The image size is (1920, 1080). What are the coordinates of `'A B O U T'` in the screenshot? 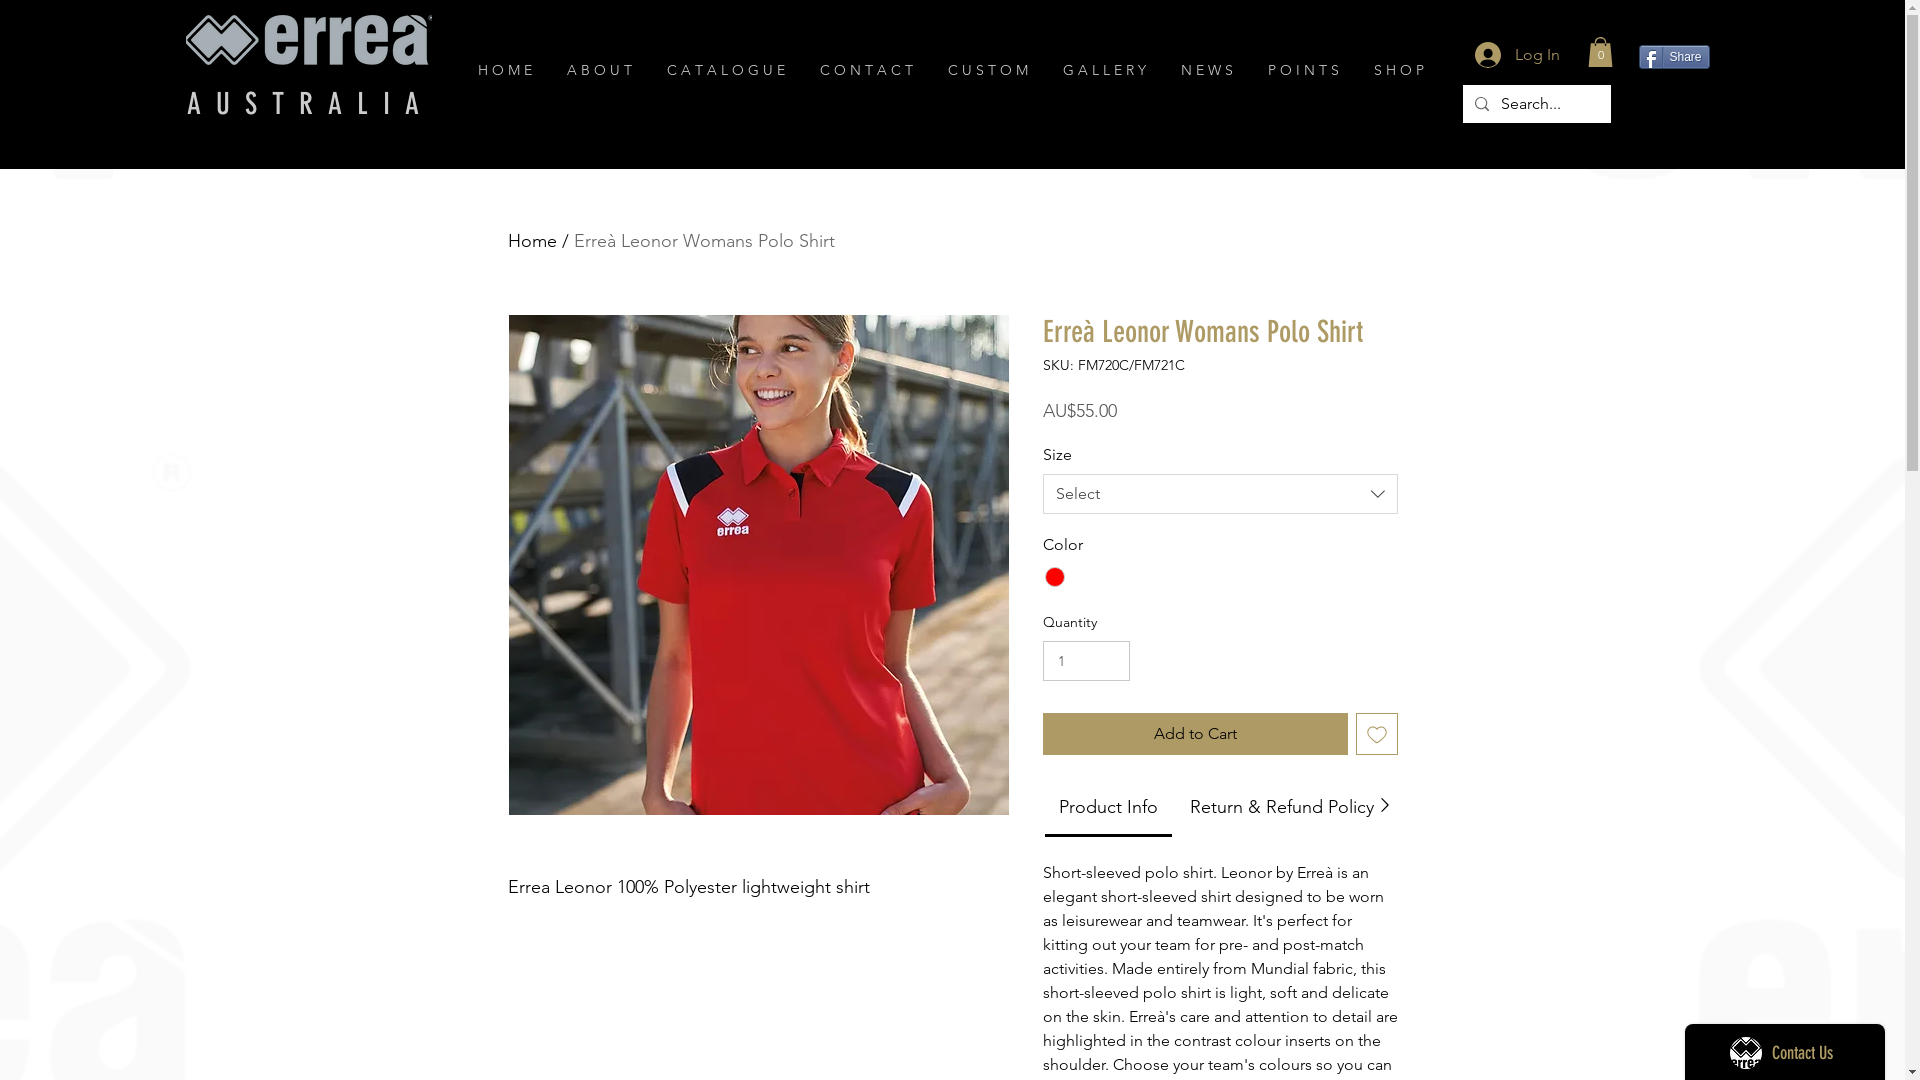 It's located at (600, 68).